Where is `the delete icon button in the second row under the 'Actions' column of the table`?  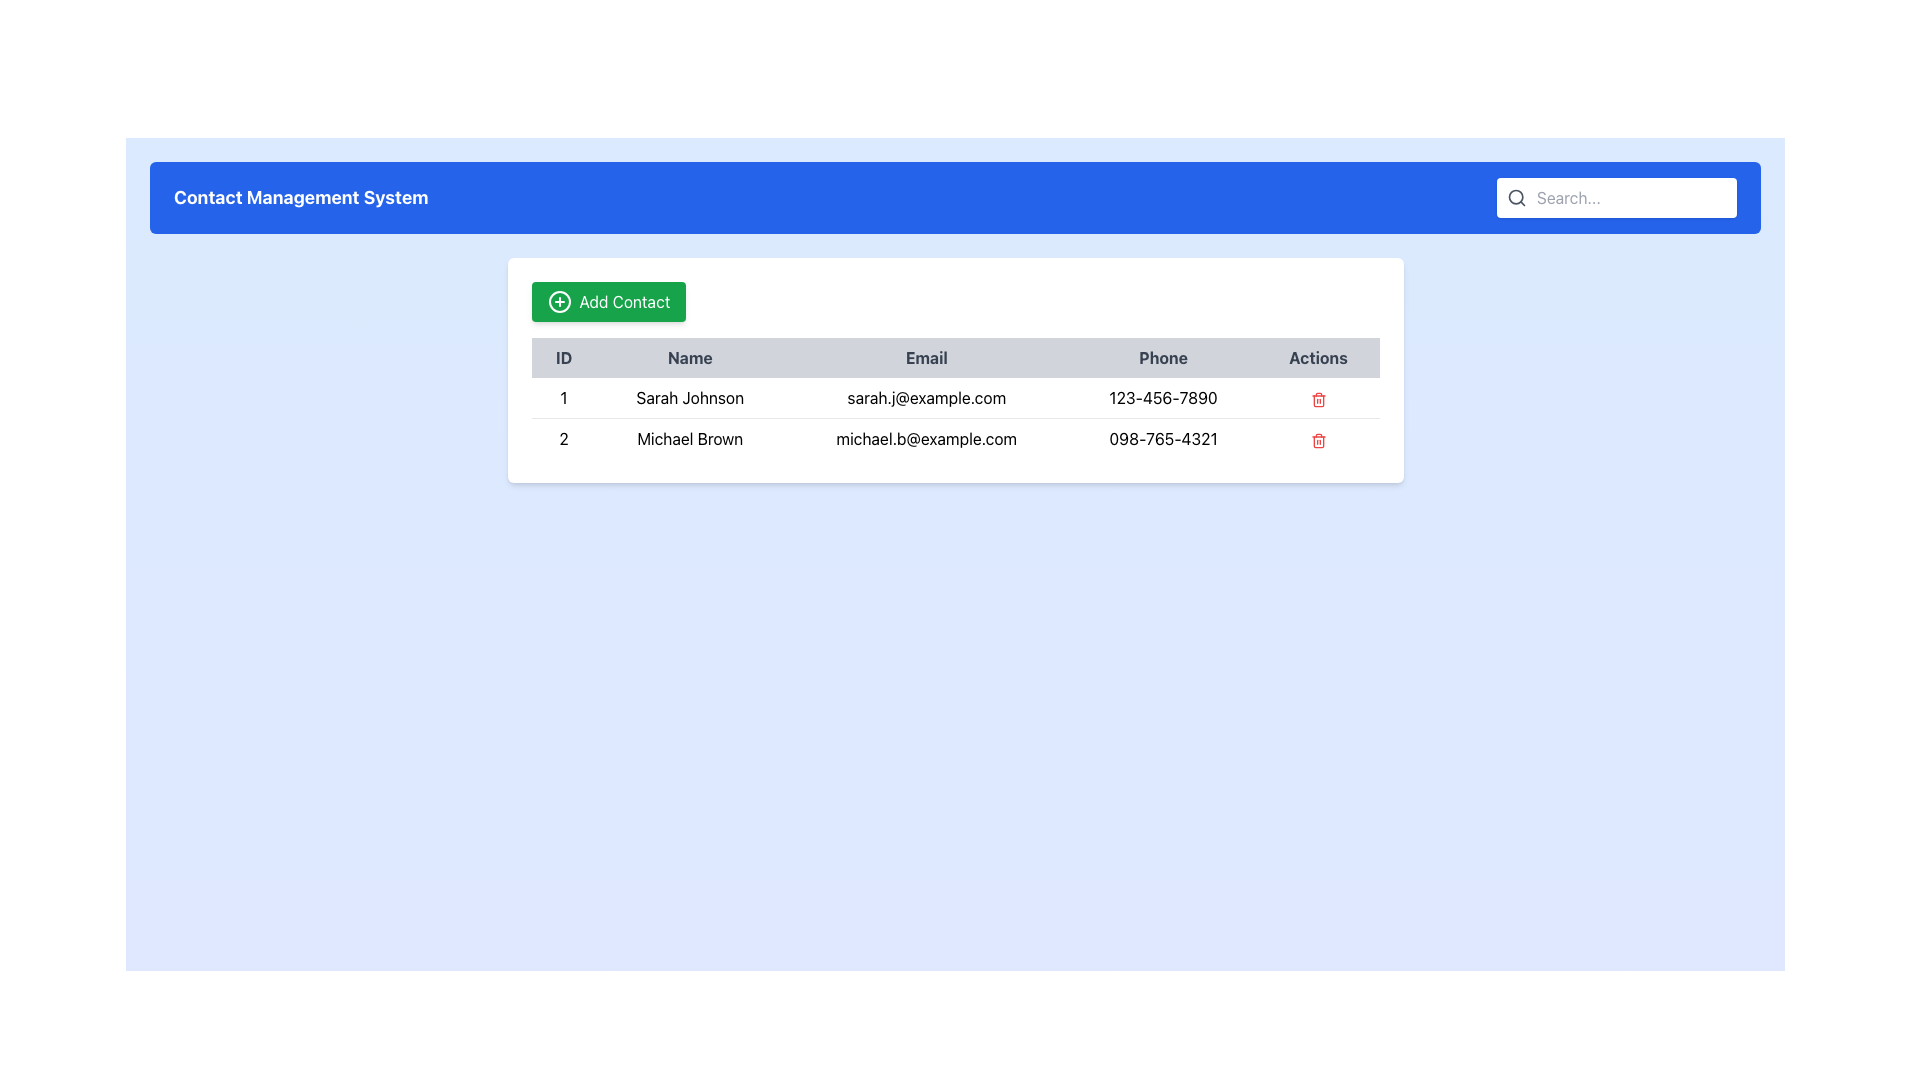 the delete icon button in the second row under the 'Actions' column of the table is located at coordinates (1318, 399).